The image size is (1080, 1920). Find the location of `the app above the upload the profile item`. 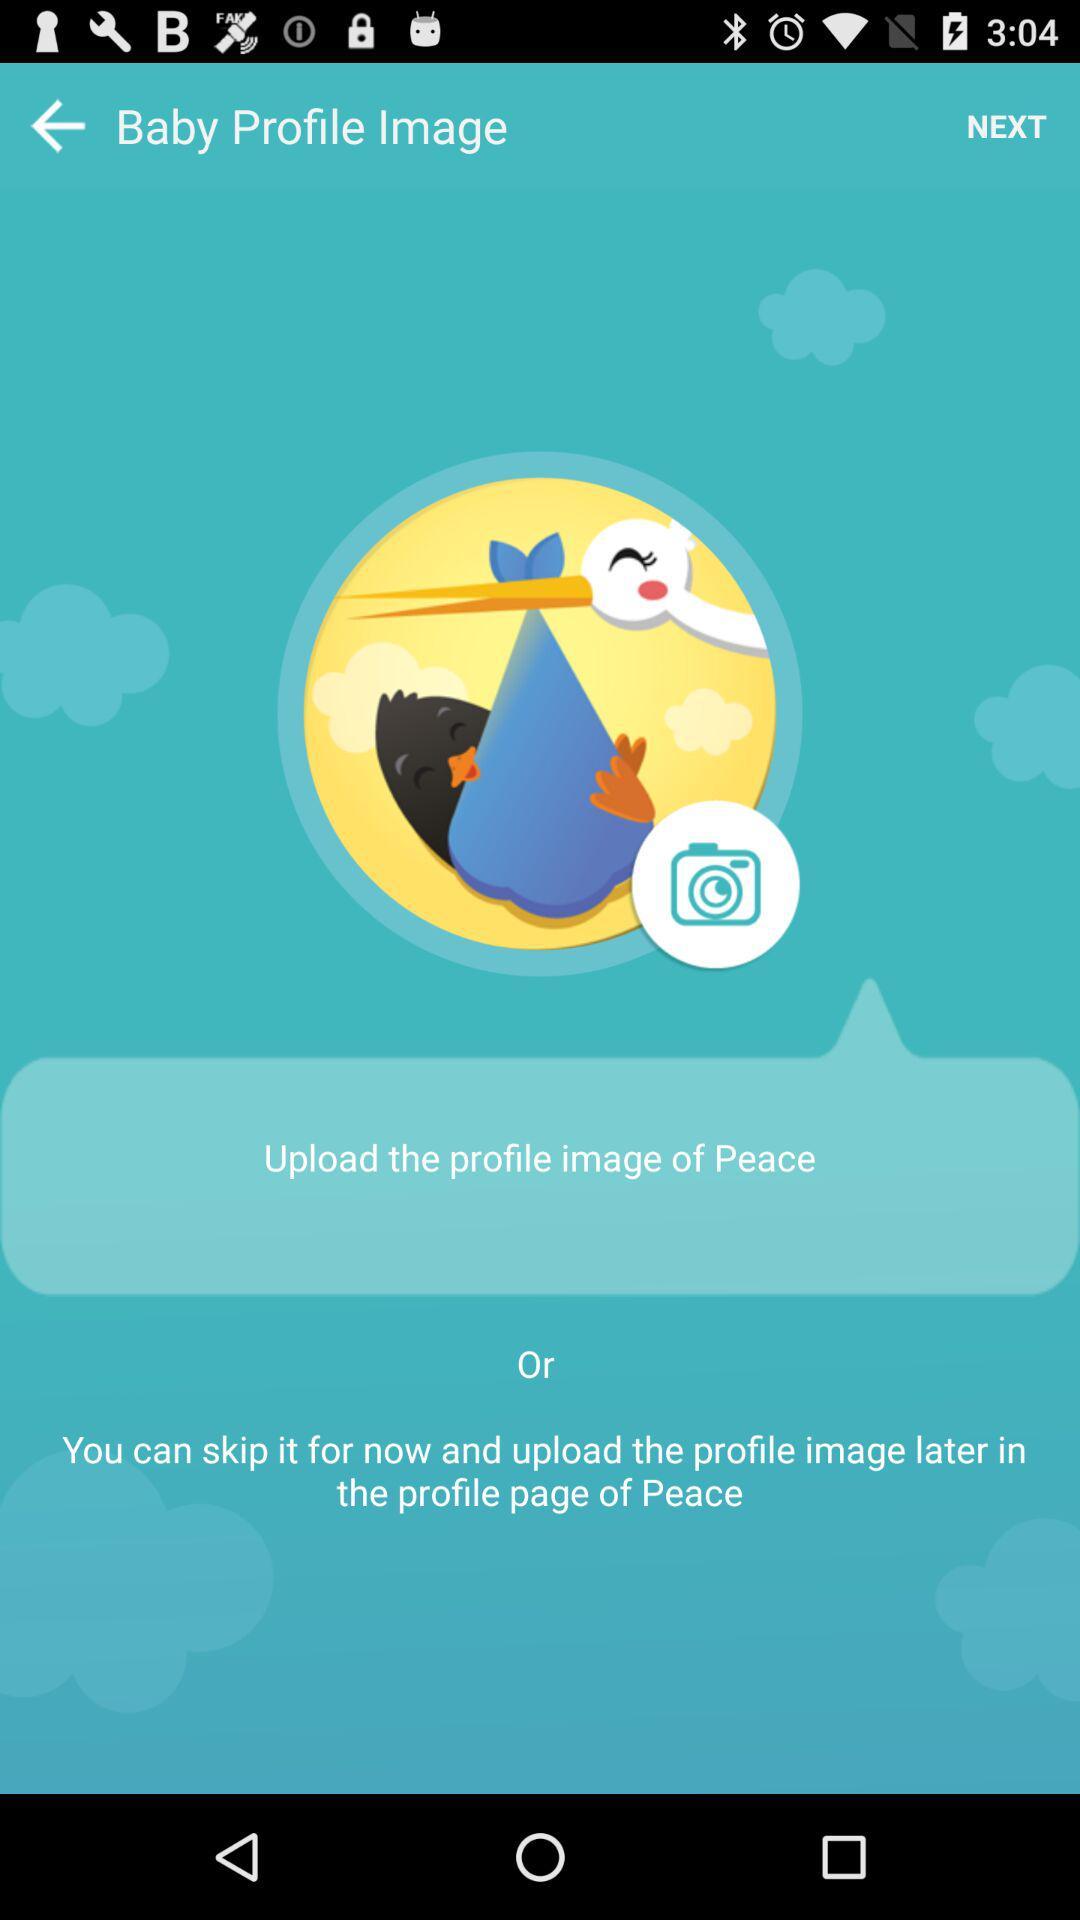

the app above the upload the profile item is located at coordinates (712, 886).